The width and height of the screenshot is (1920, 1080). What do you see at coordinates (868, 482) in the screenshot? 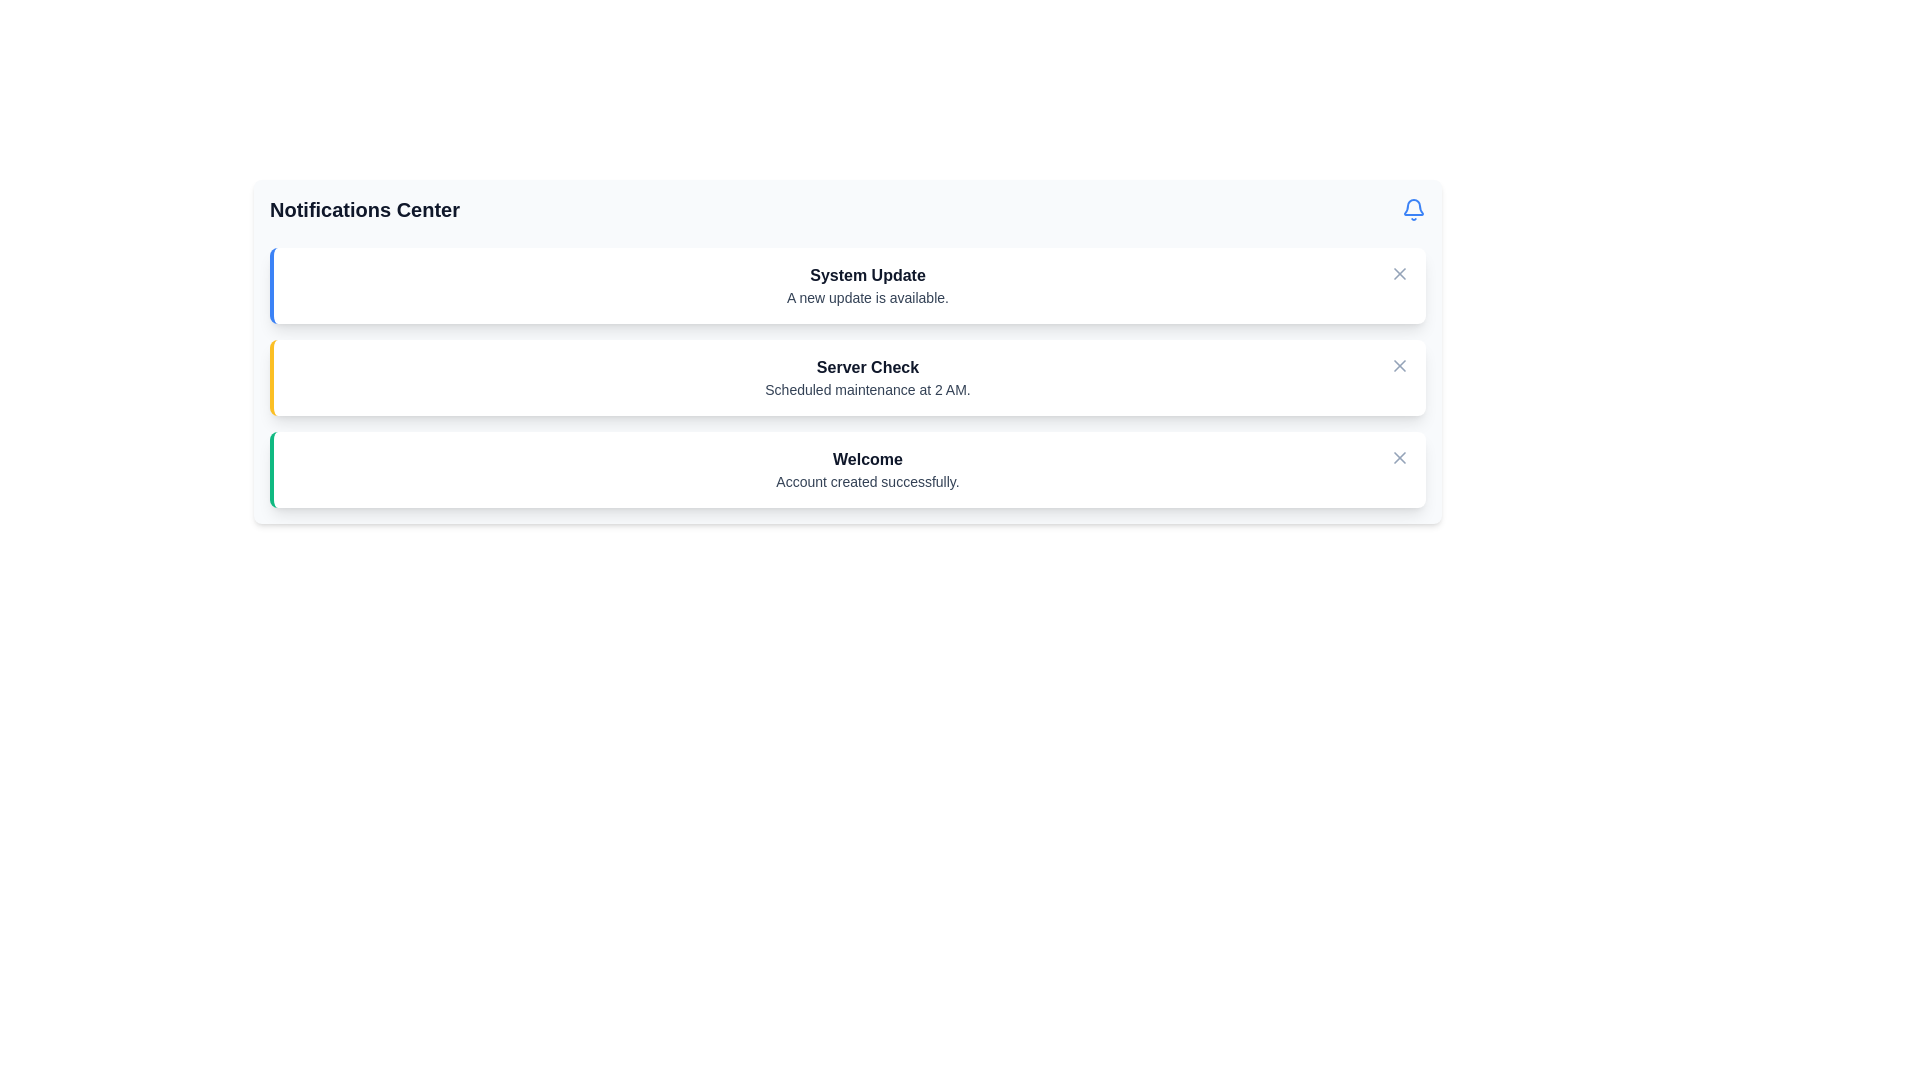
I see `the confirmation message that informs the user about successful account creation, located beneath the heading 'Welcome' in the lower part of the third notification card` at bounding box center [868, 482].